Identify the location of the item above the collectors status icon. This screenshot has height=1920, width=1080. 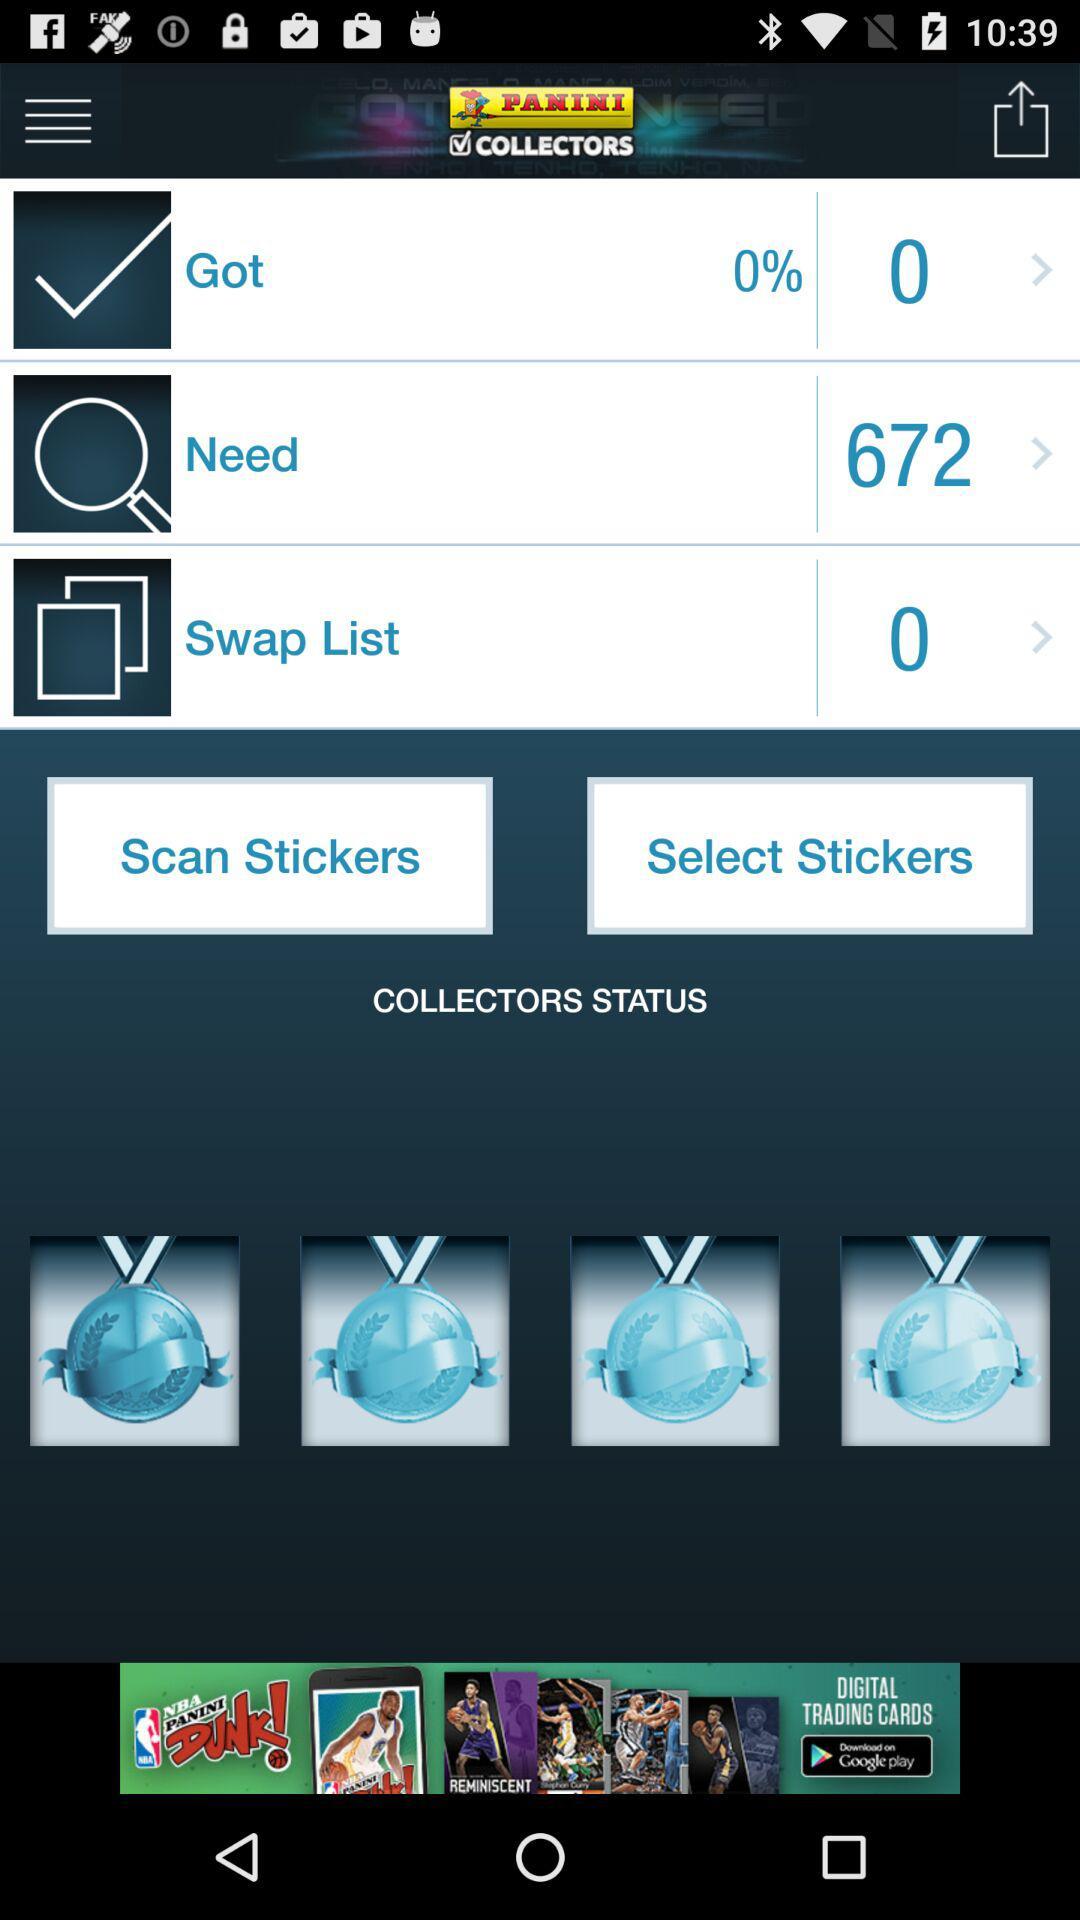
(810, 855).